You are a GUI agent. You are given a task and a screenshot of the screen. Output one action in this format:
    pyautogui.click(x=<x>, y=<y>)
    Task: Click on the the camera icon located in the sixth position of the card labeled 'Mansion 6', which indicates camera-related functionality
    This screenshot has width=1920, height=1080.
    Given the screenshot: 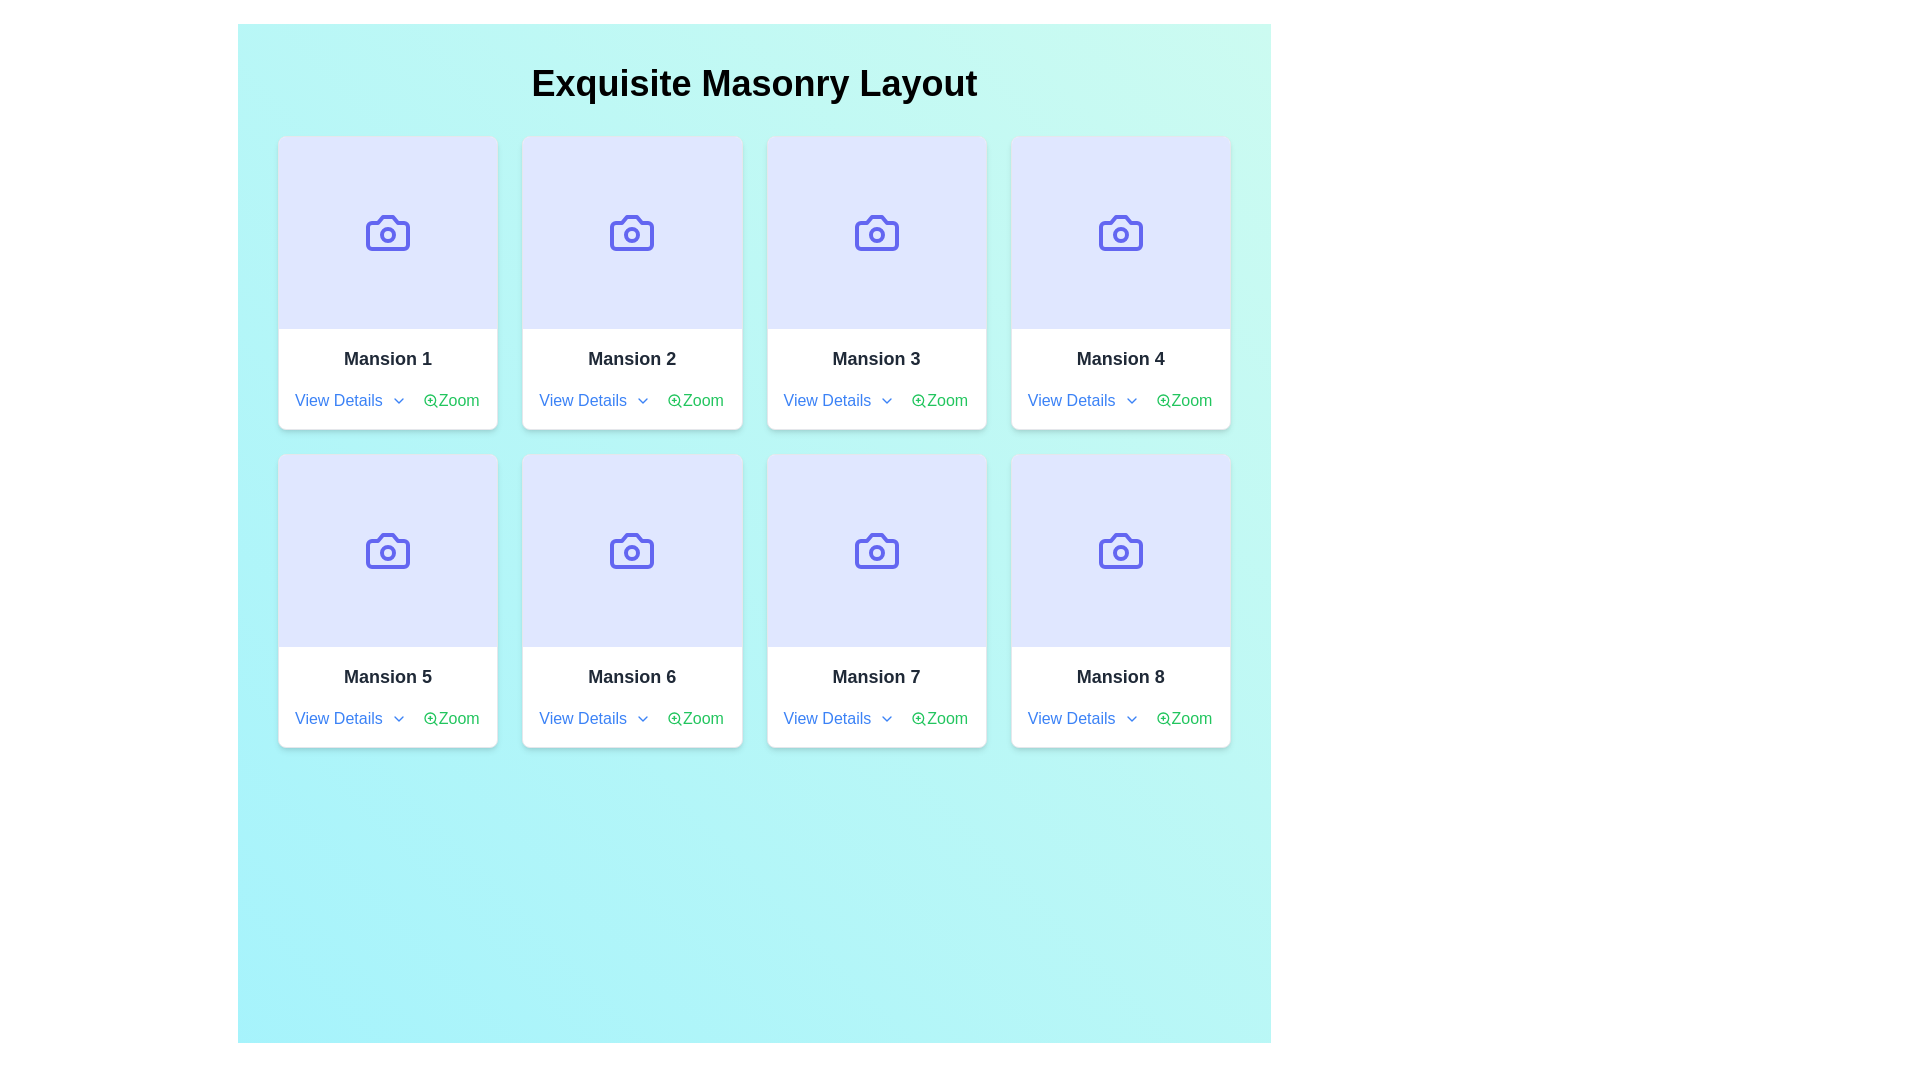 What is the action you would take?
    pyautogui.click(x=631, y=551)
    